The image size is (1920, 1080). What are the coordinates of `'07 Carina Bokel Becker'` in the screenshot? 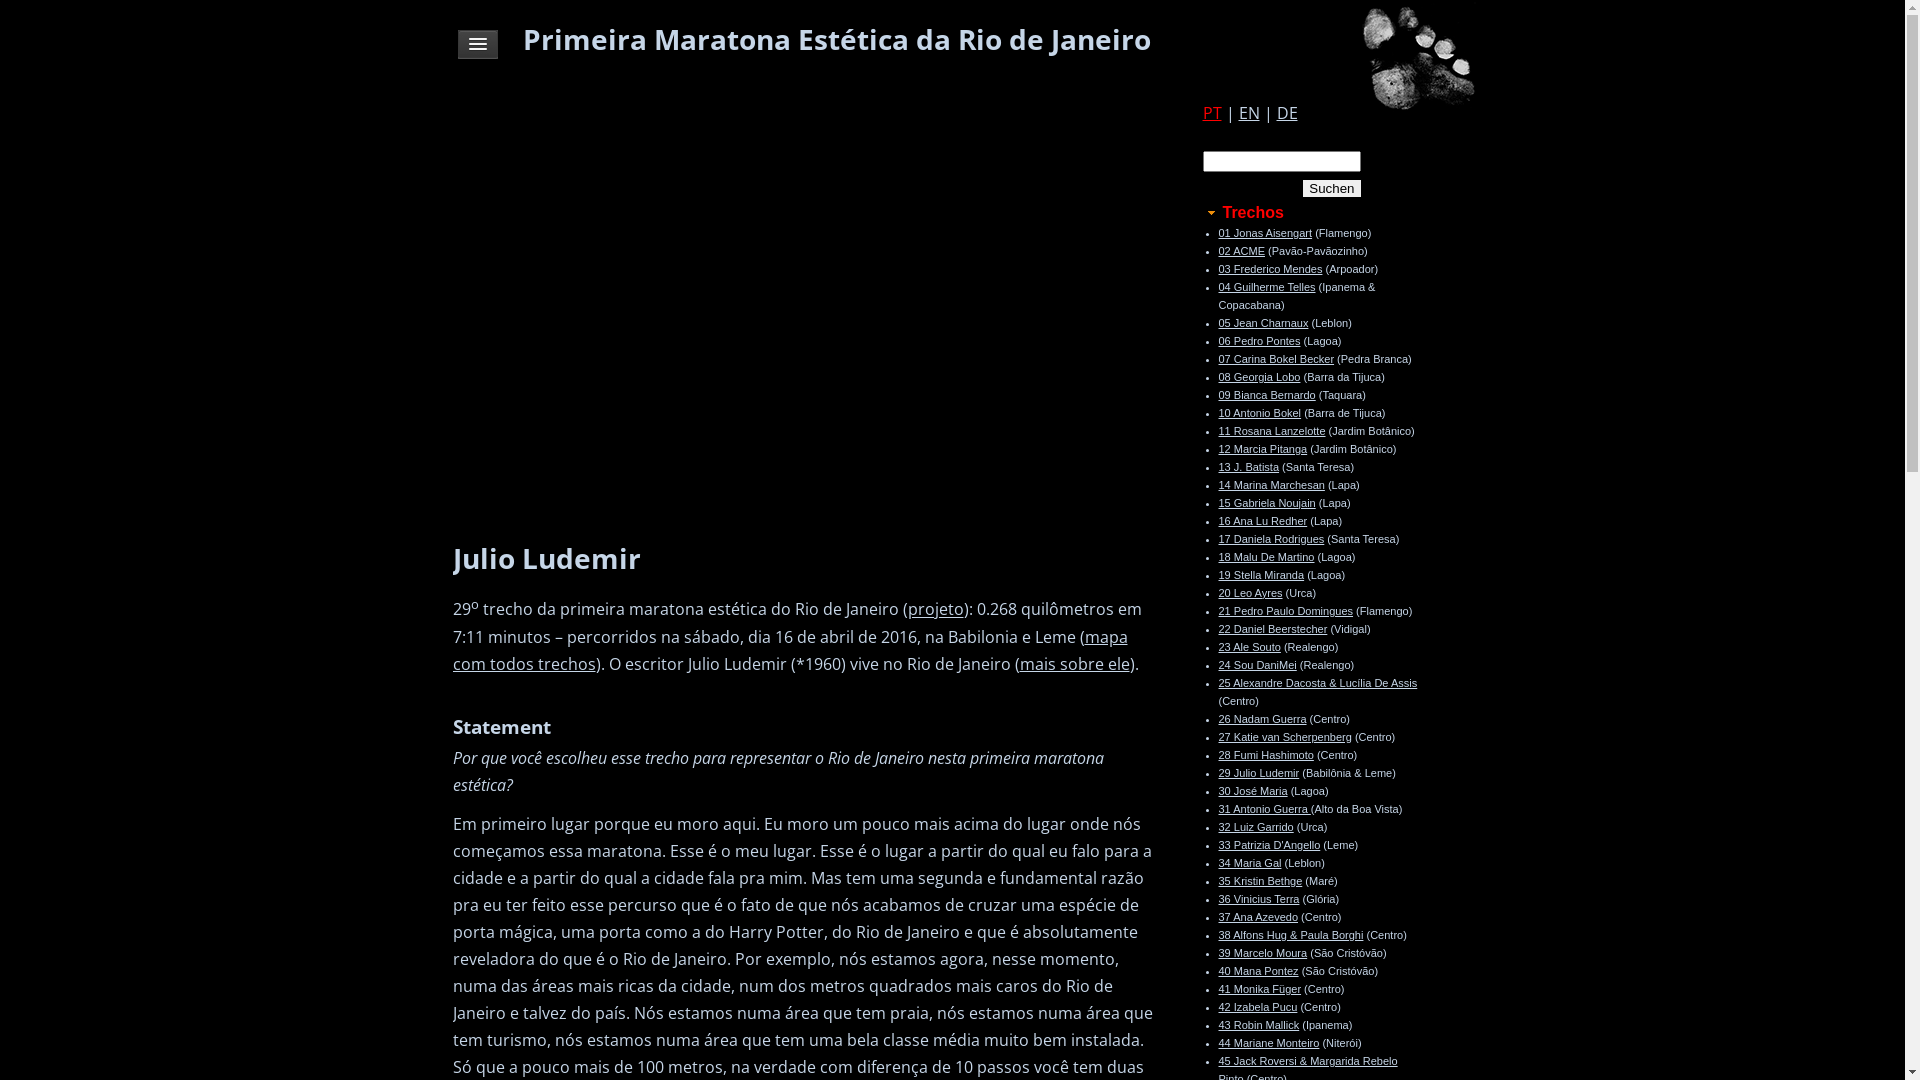 It's located at (1275, 357).